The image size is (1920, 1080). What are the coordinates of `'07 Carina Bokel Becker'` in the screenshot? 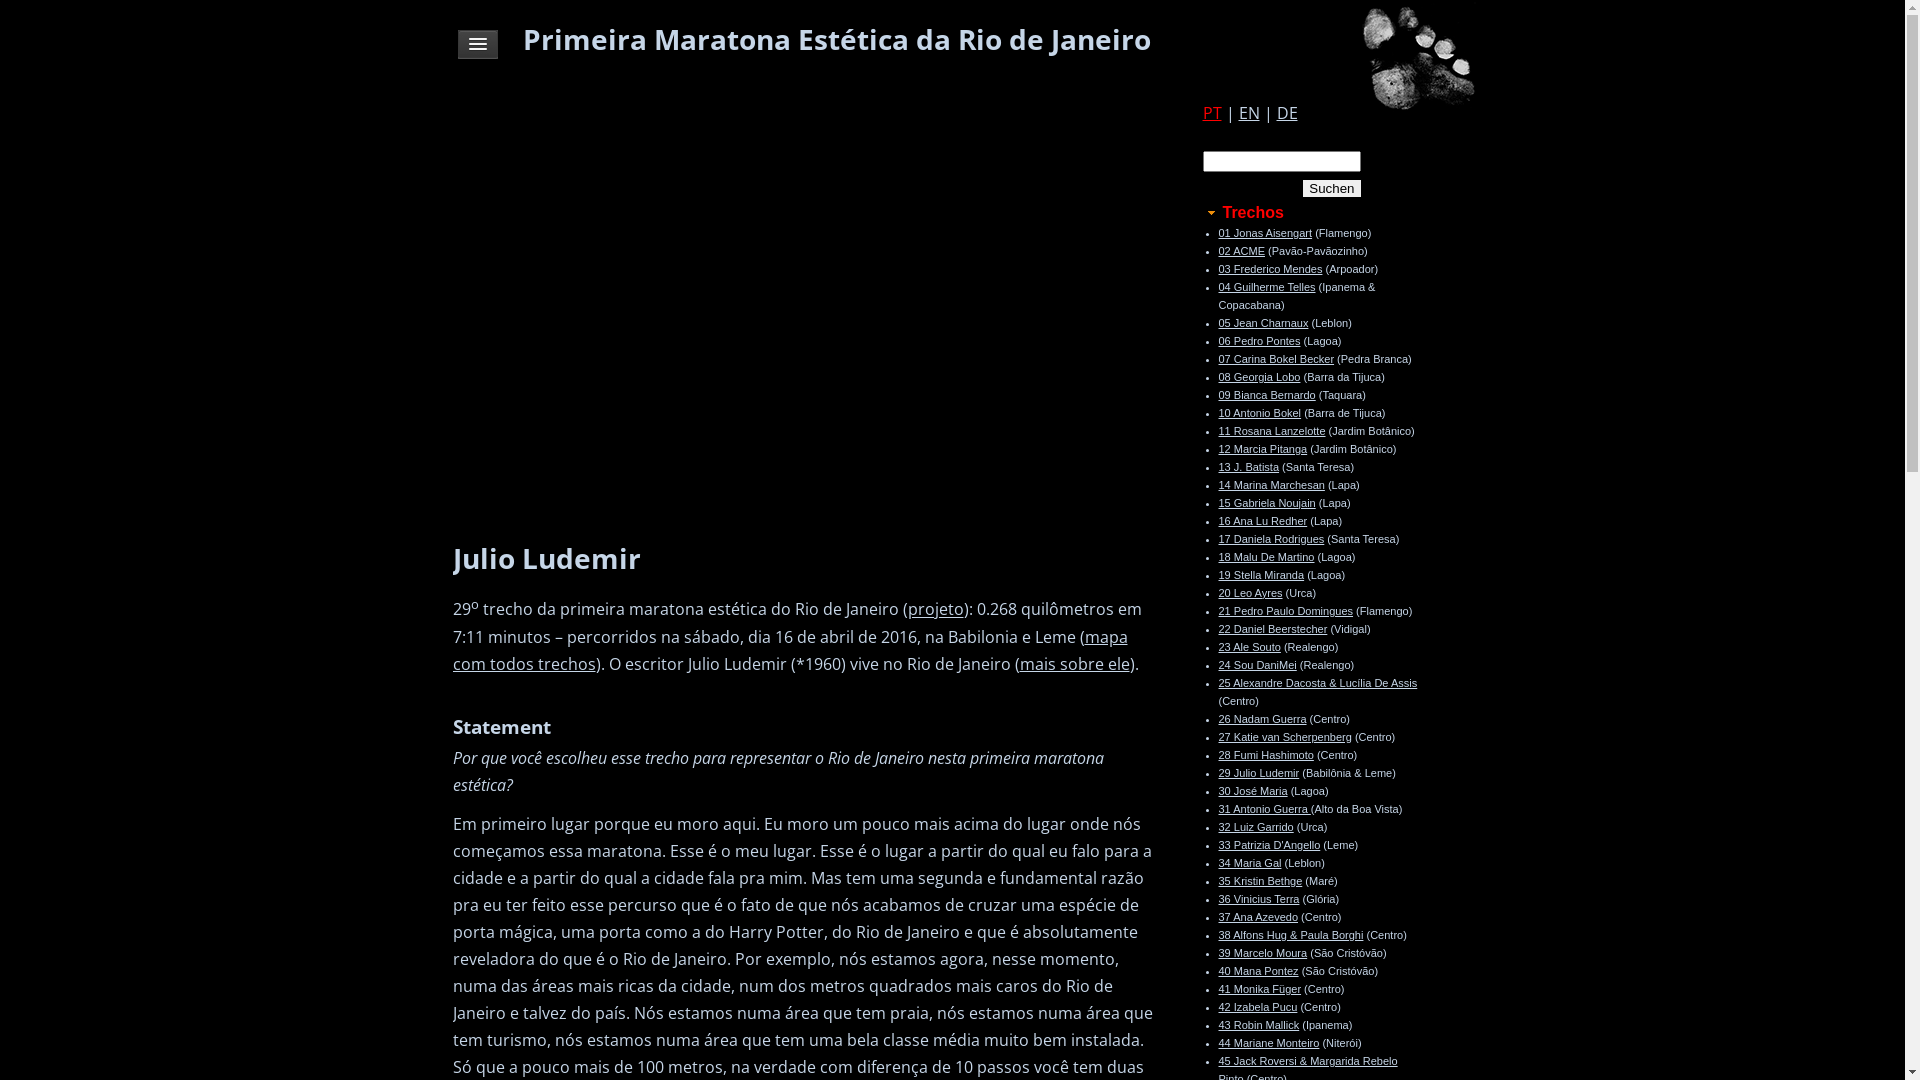 It's located at (1275, 357).